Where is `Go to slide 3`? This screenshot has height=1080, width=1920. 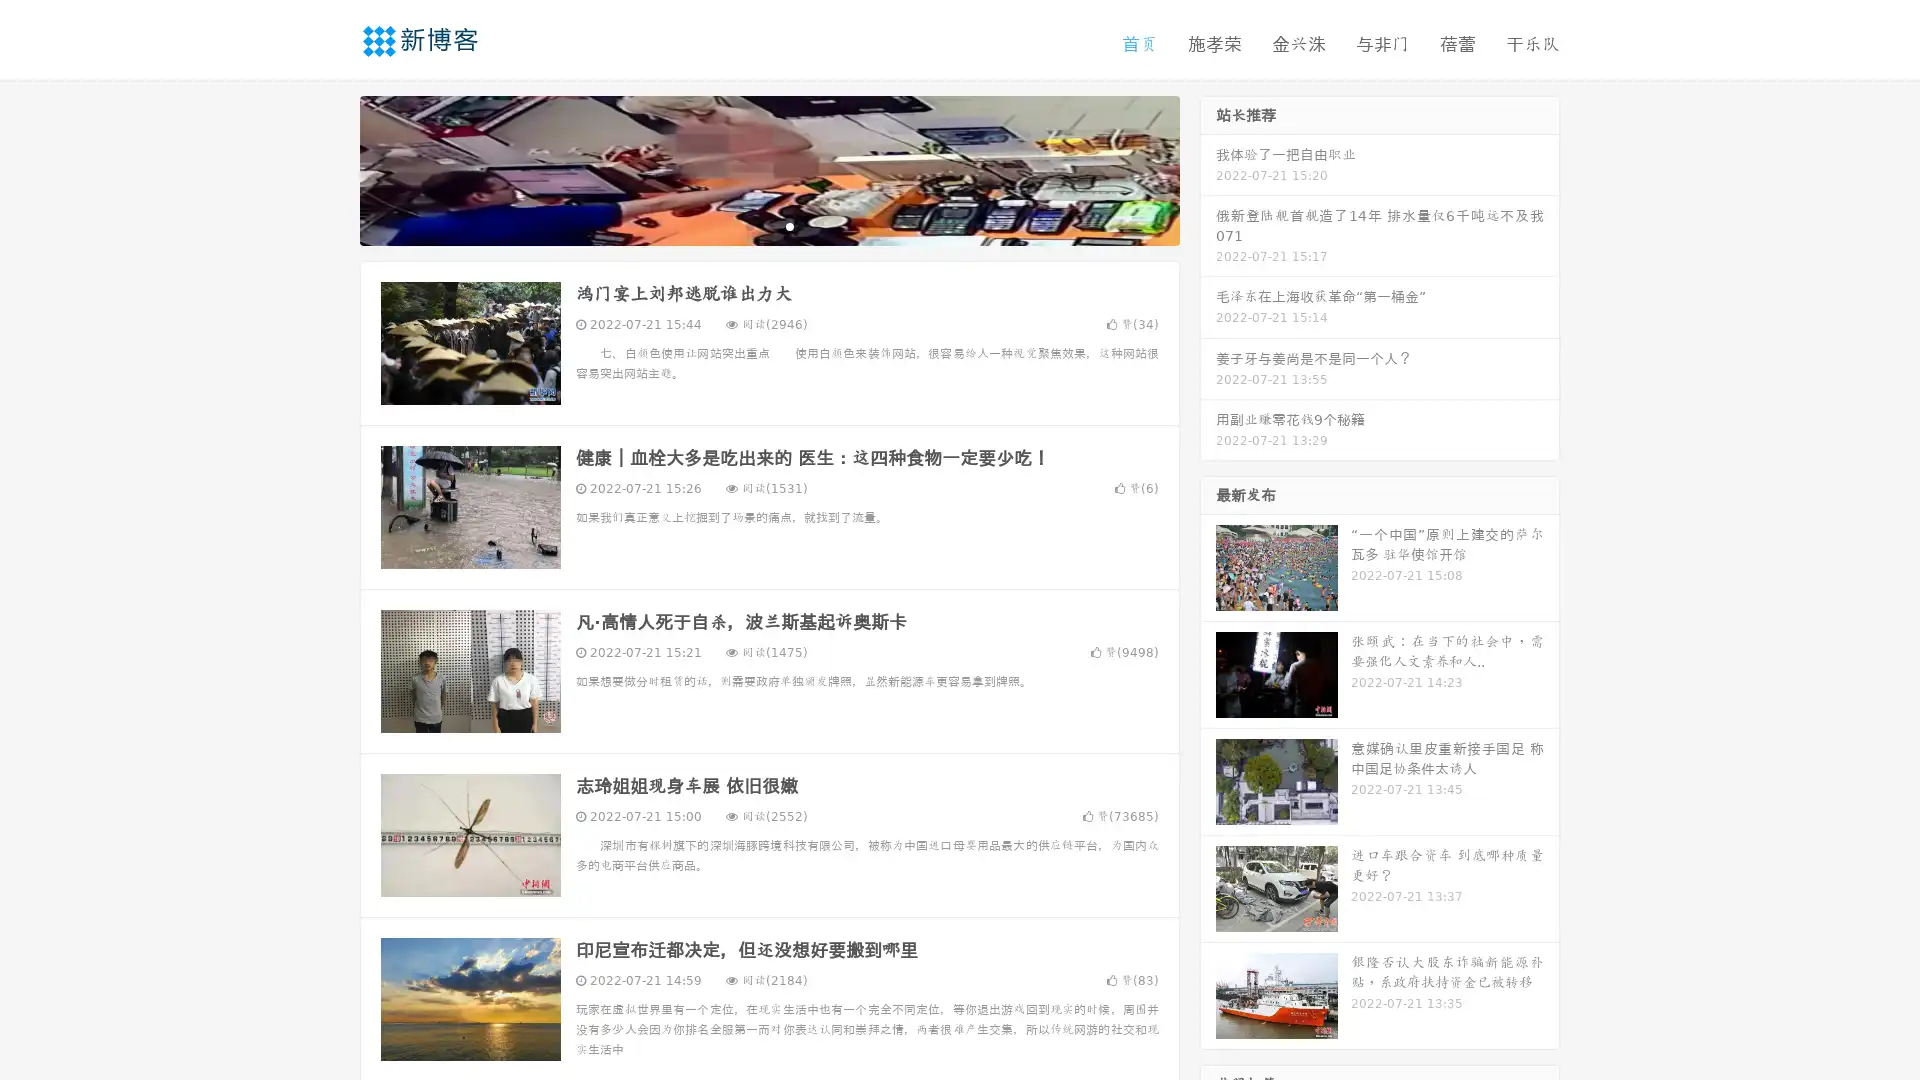
Go to slide 3 is located at coordinates (789, 225).